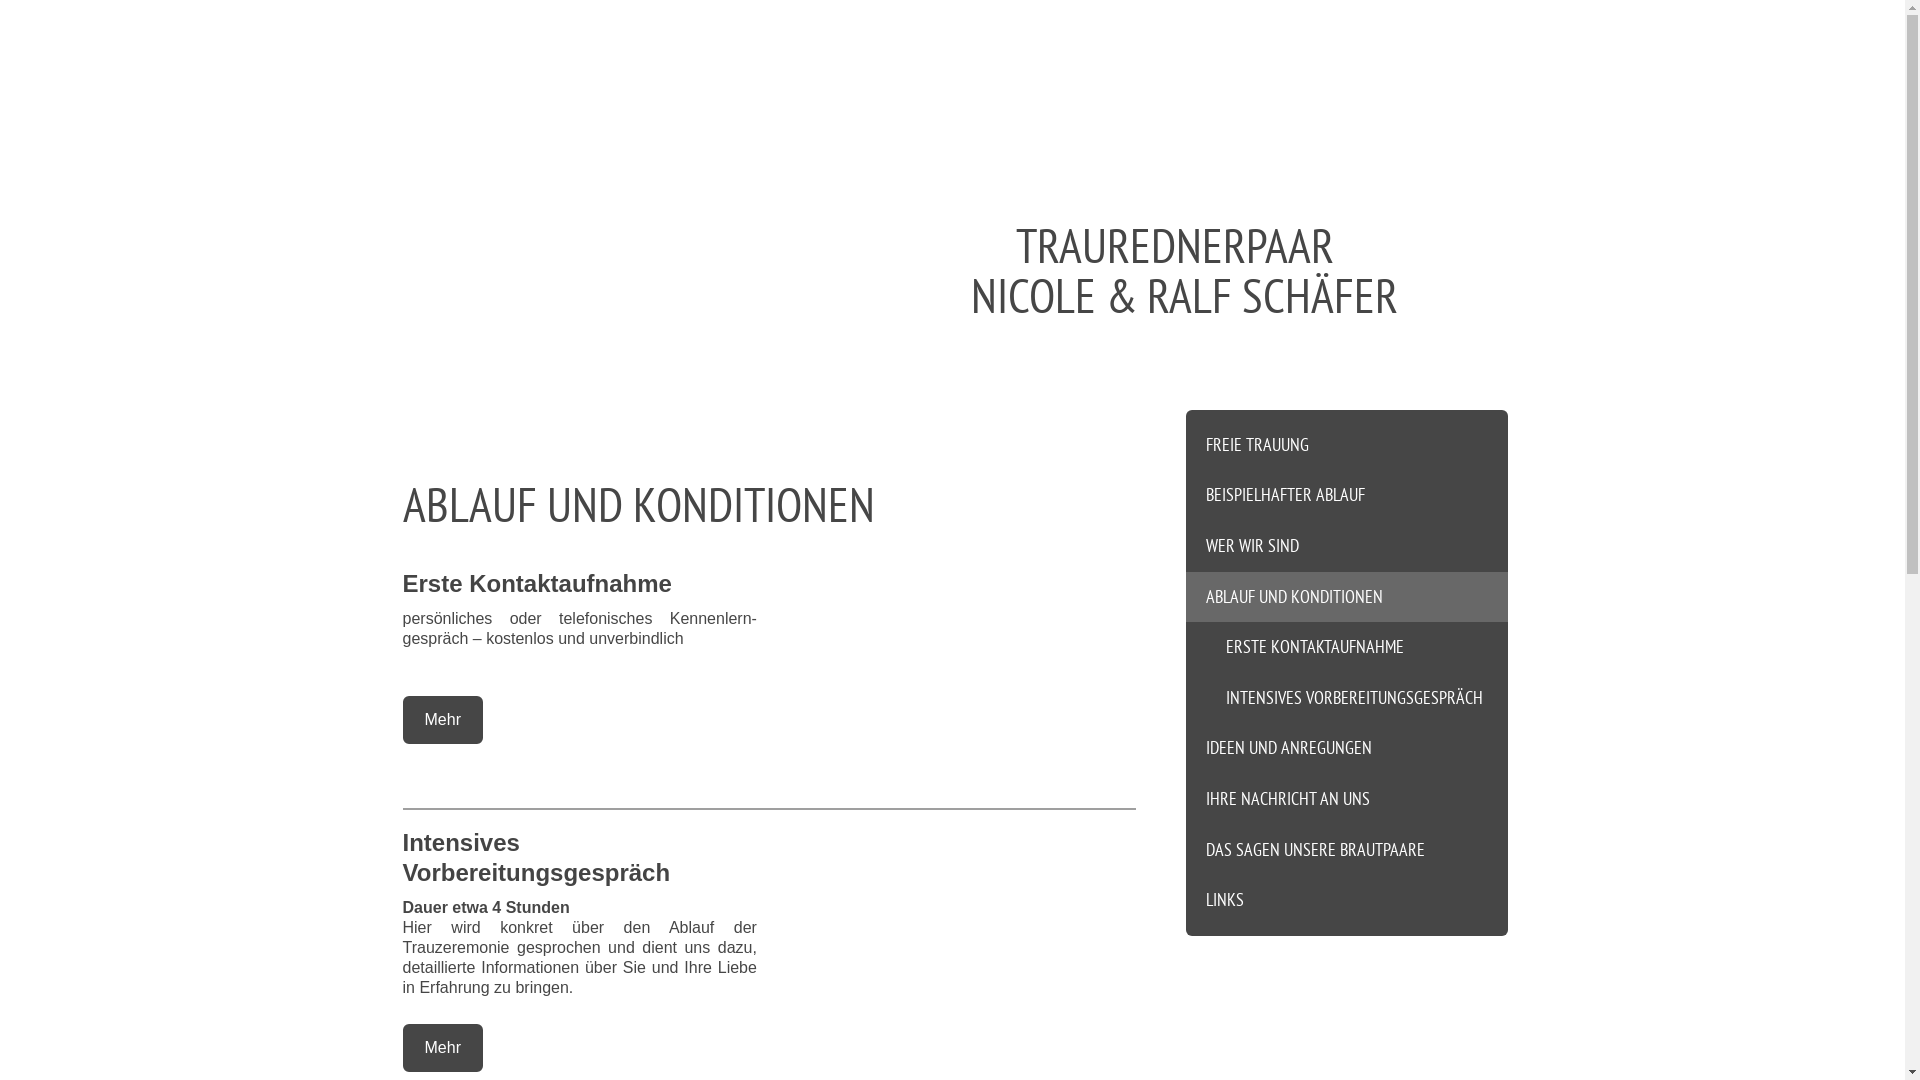 The width and height of the screenshot is (1920, 1080). Describe the element at coordinates (1347, 546) in the screenshot. I see `'WER WIR SIND'` at that location.